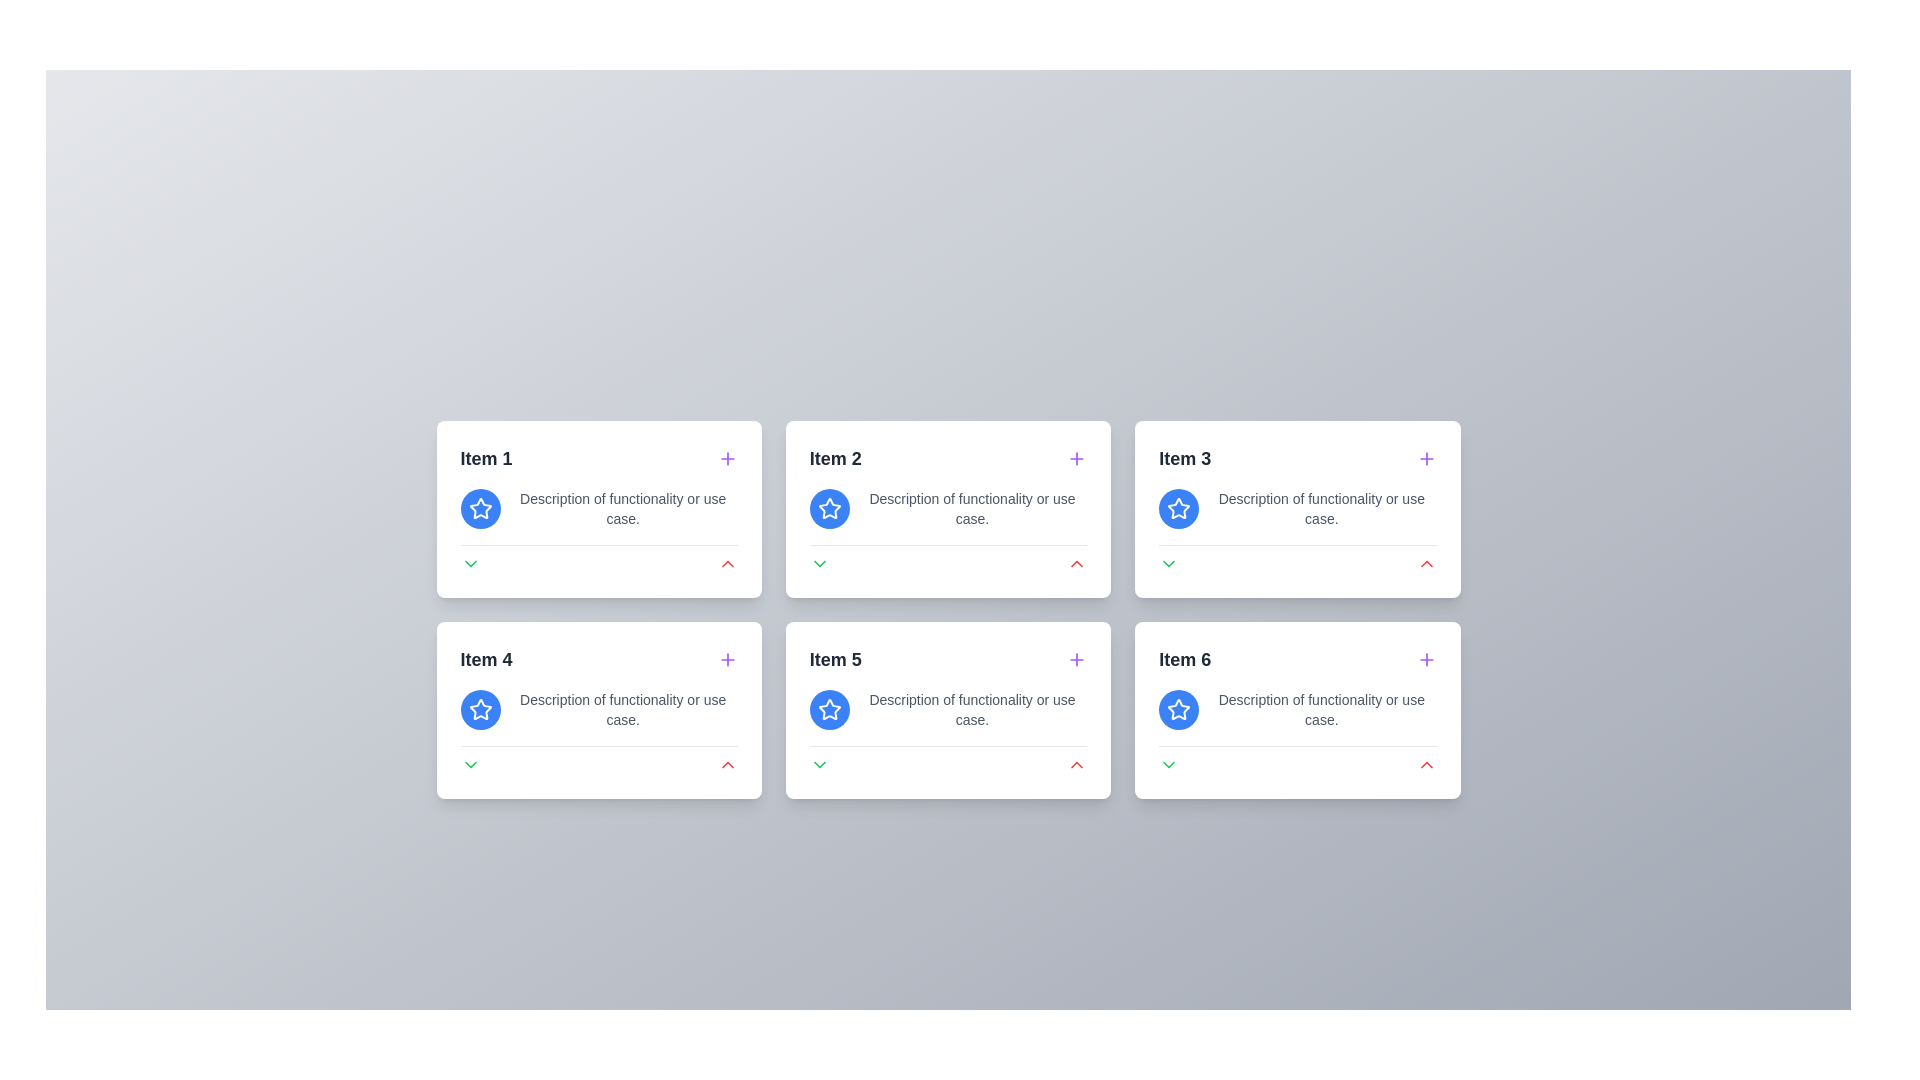 Image resolution: width=1920 pixels, height=1080 pixels. Describe the element at coordinates (1169, 563) in the screenshot. I see `the green downward-pointing chevron toggle icon located in the bottom section of the card labeled 'Item 3'` at that location.